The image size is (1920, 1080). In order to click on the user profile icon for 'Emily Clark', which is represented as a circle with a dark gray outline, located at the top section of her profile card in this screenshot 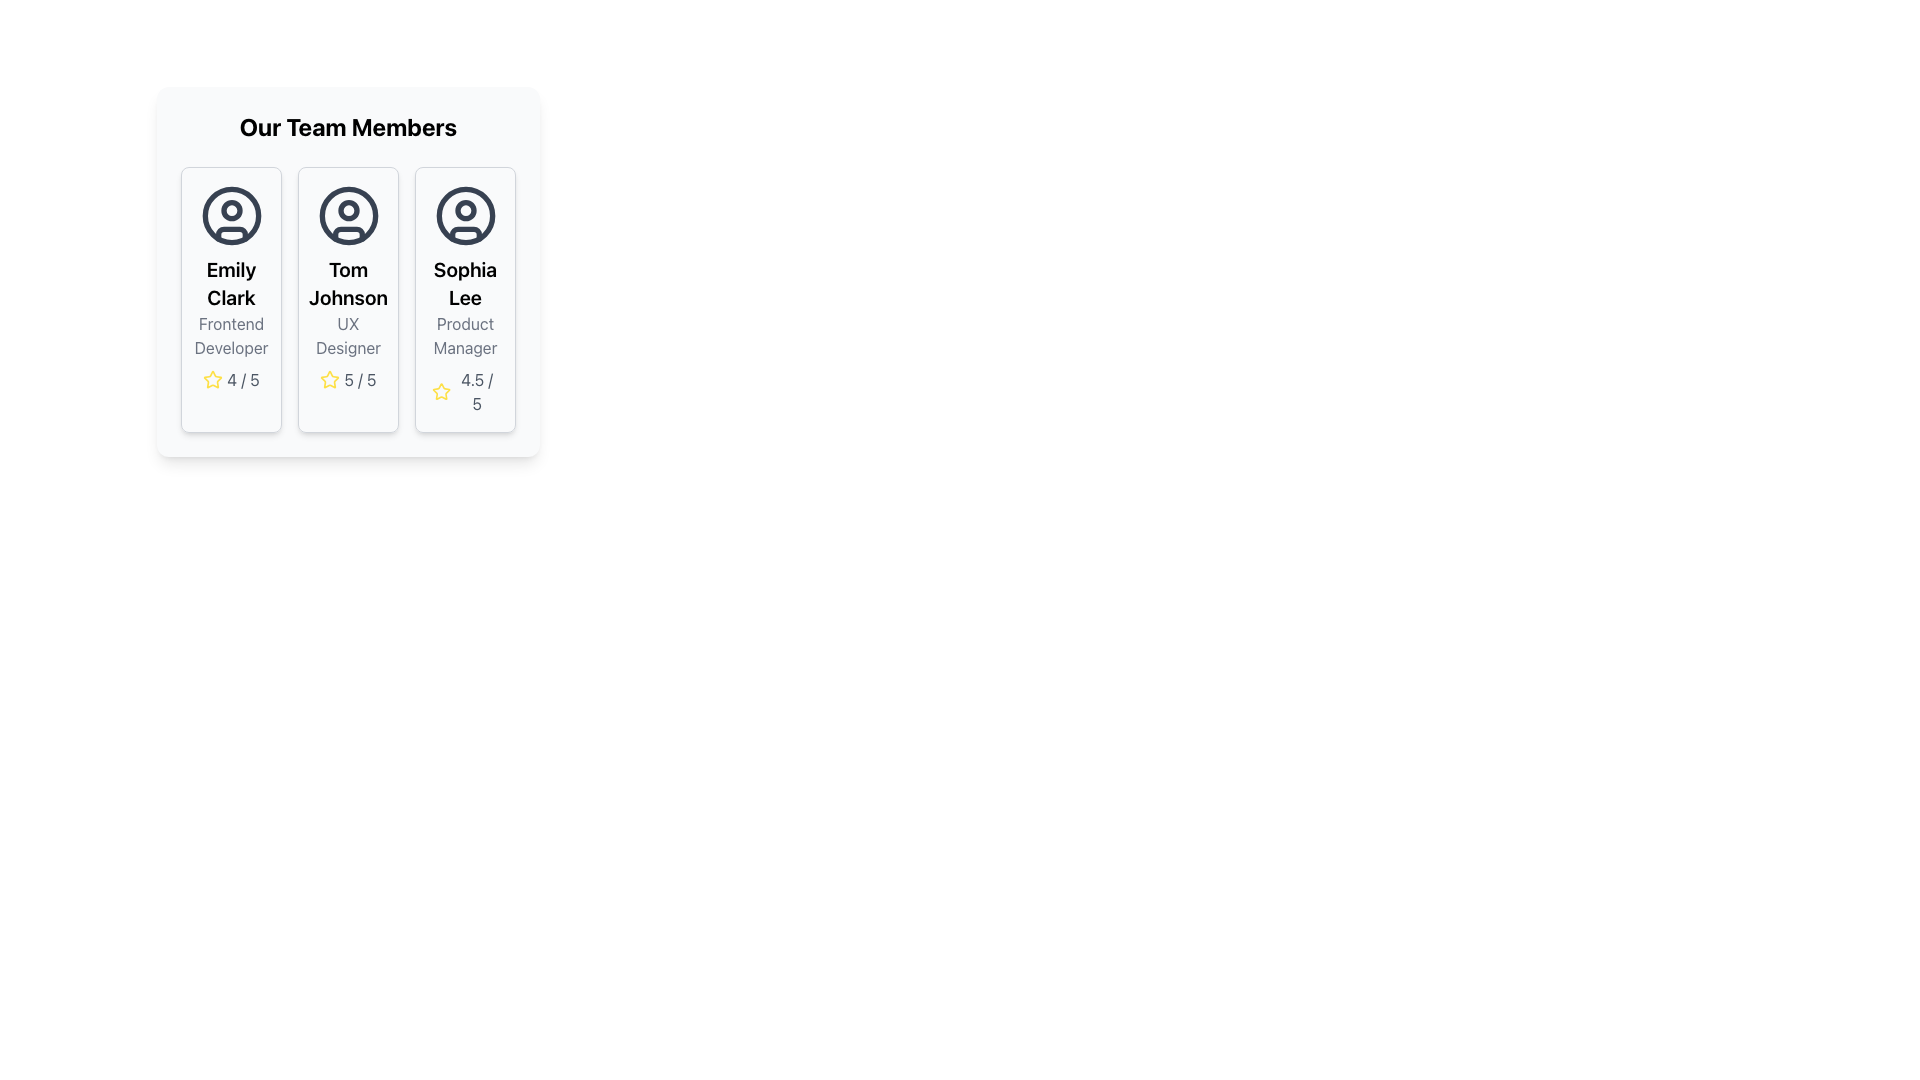, I will do `click(231, 216)`.